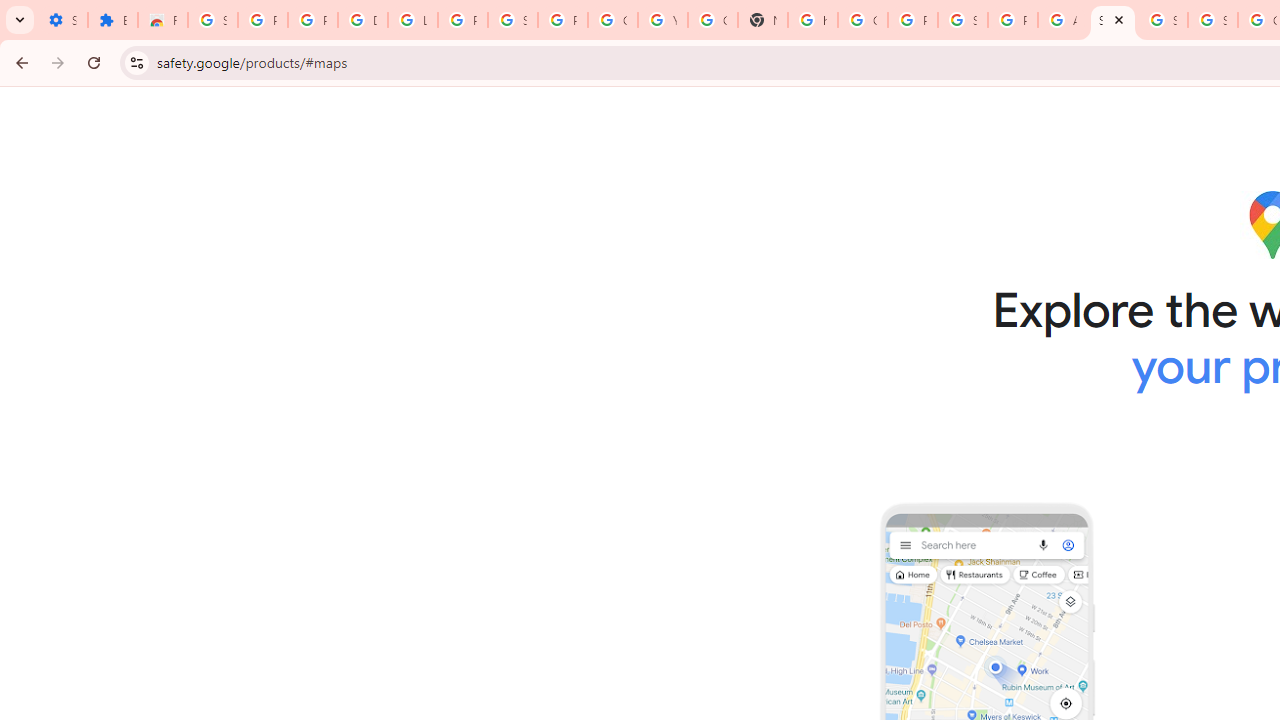  I want to click on 'Learn how to find your photos - Google Photos Help', so click(411, 20).